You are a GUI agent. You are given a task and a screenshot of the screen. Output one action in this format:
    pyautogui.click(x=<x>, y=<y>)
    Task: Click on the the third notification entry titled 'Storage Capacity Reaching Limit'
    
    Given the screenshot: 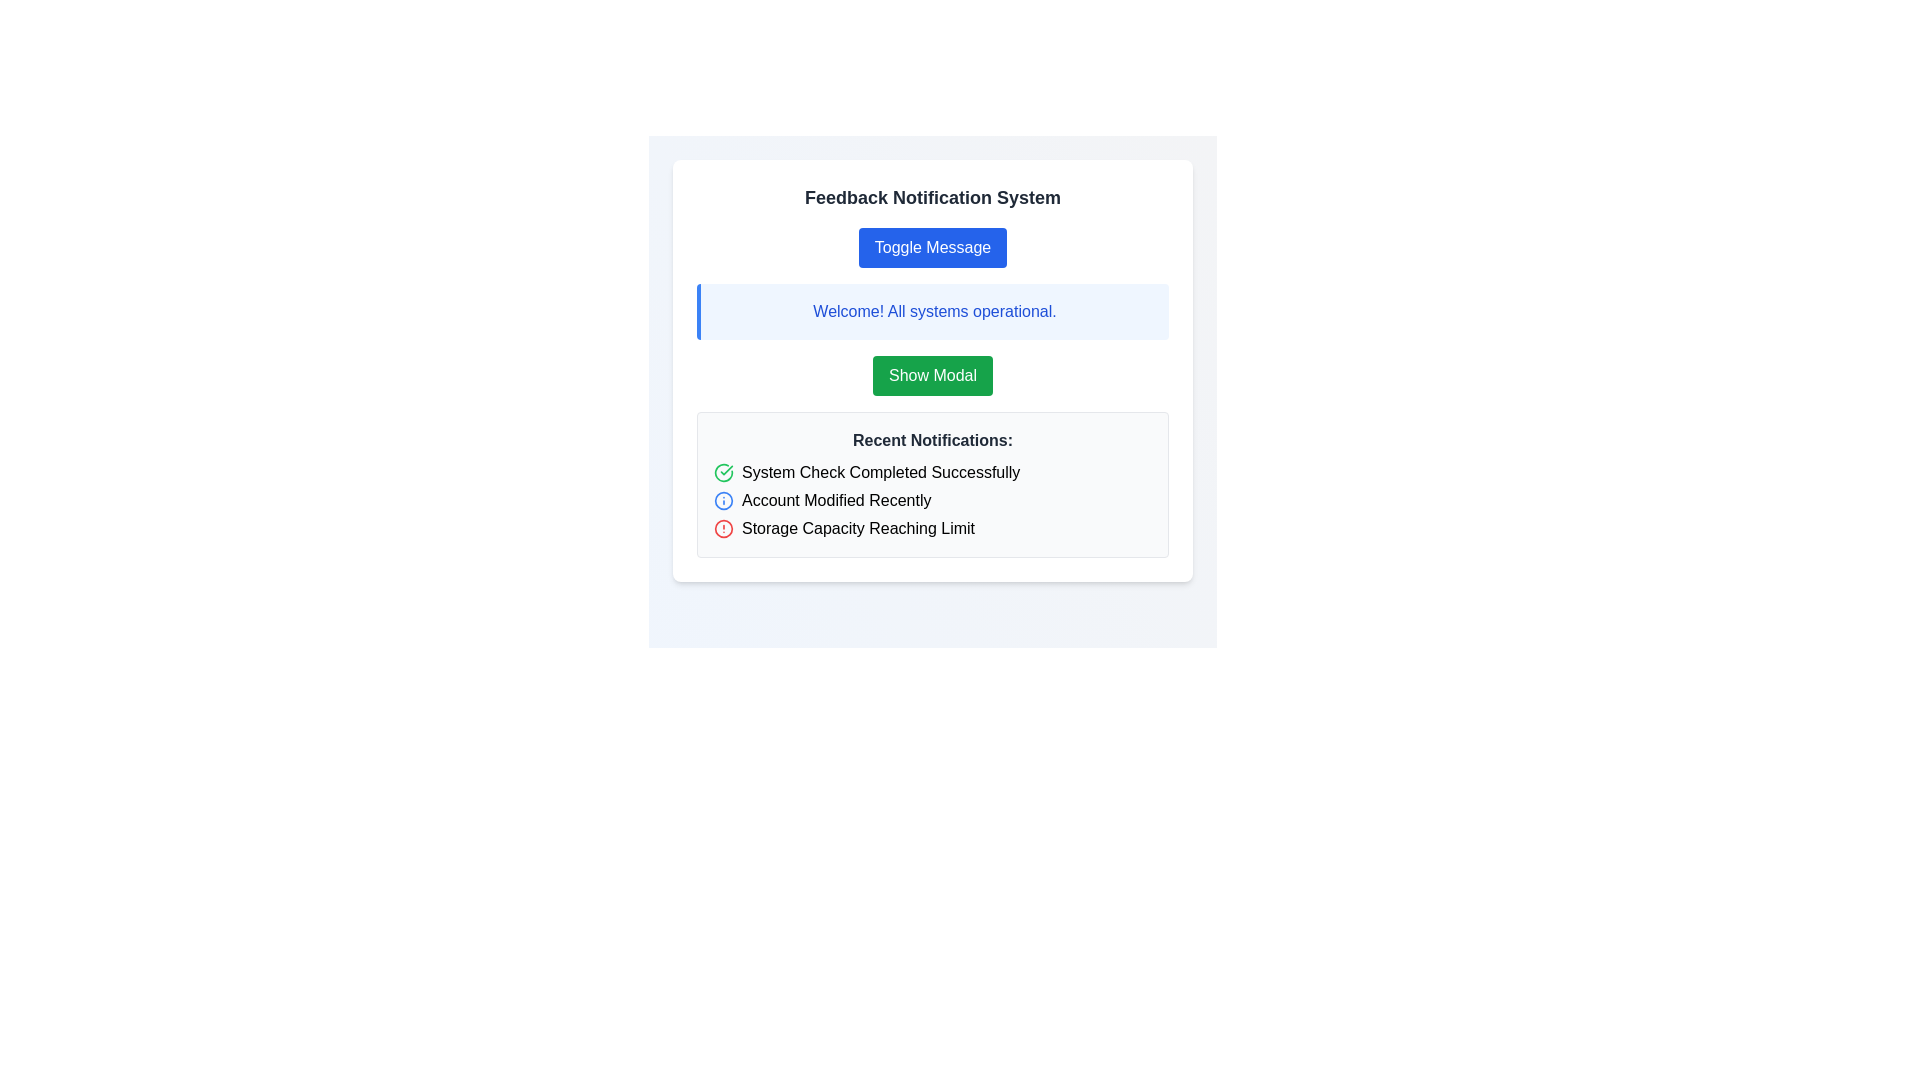 What is the action you would take?
    pyautogui.click(x=931, y=527)
    